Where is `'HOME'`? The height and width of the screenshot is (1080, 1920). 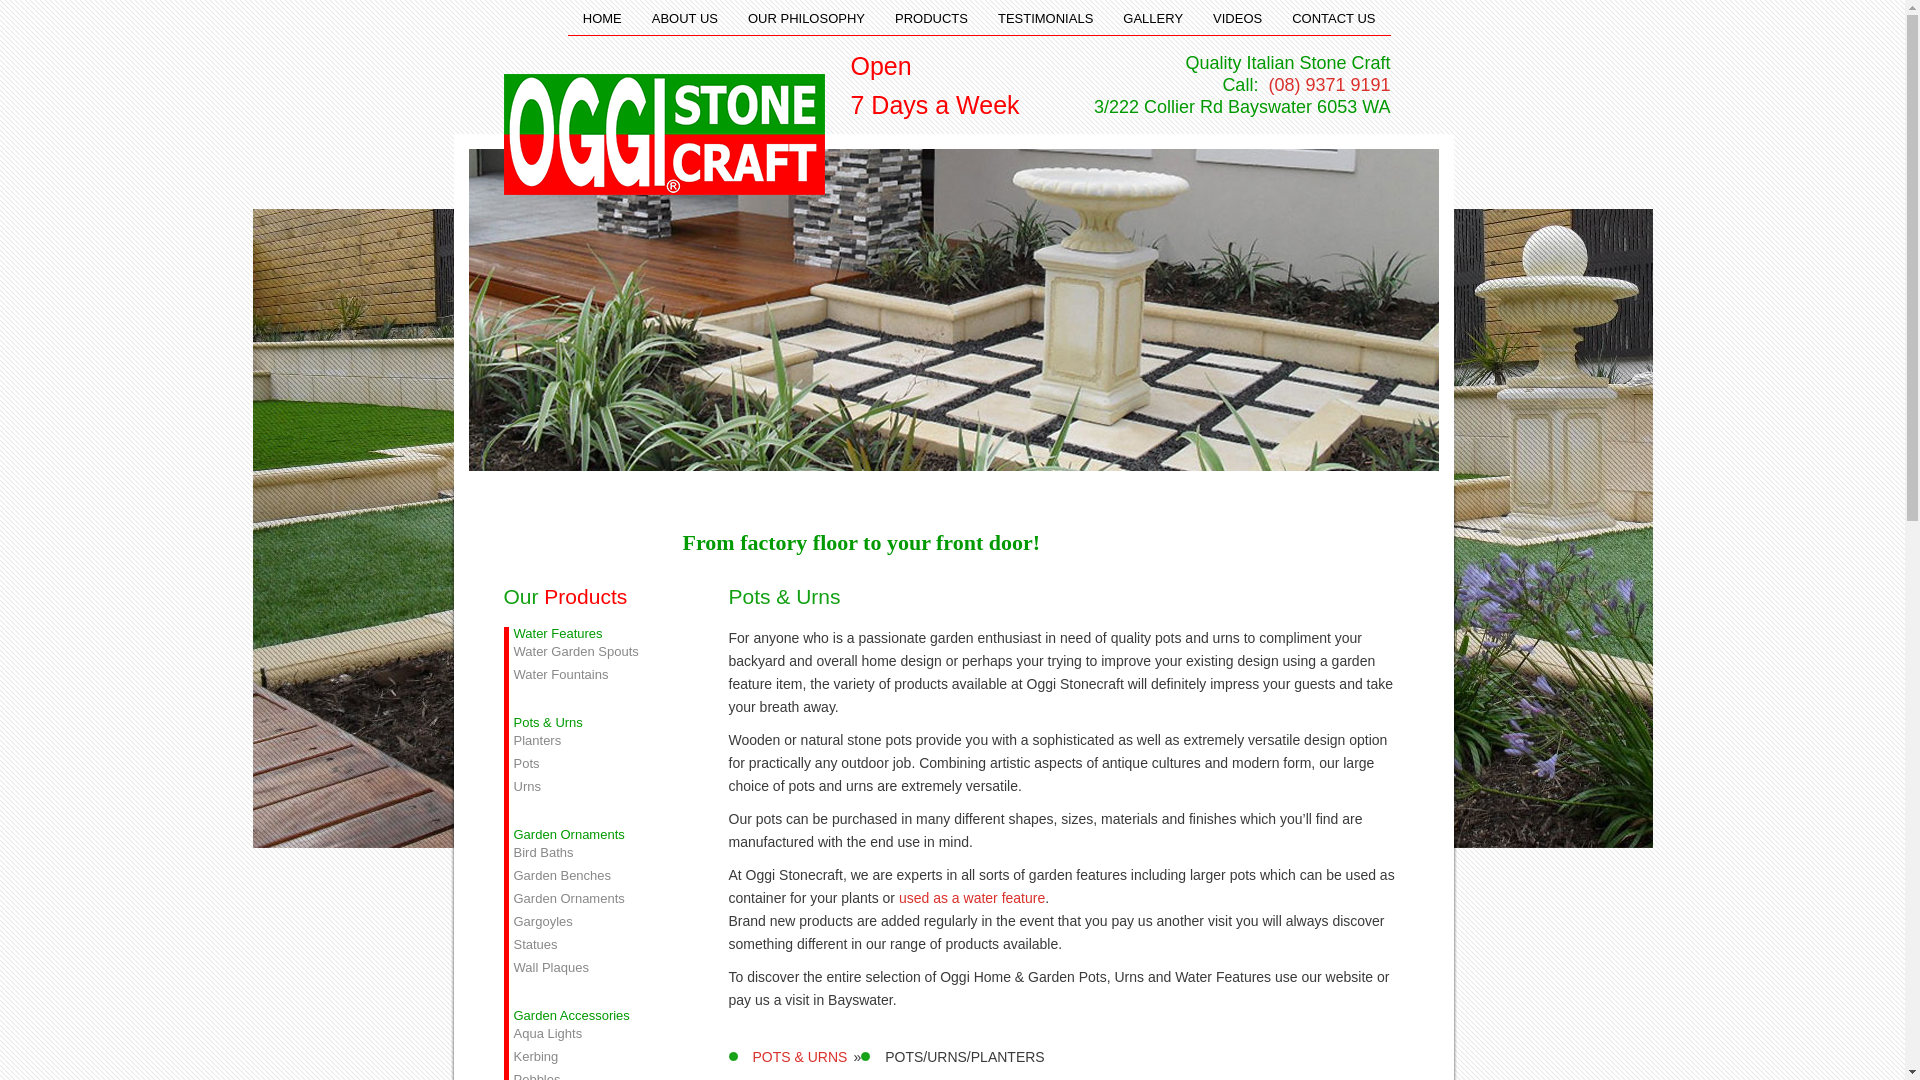 'HOME' is located at coordinates (601, 17).